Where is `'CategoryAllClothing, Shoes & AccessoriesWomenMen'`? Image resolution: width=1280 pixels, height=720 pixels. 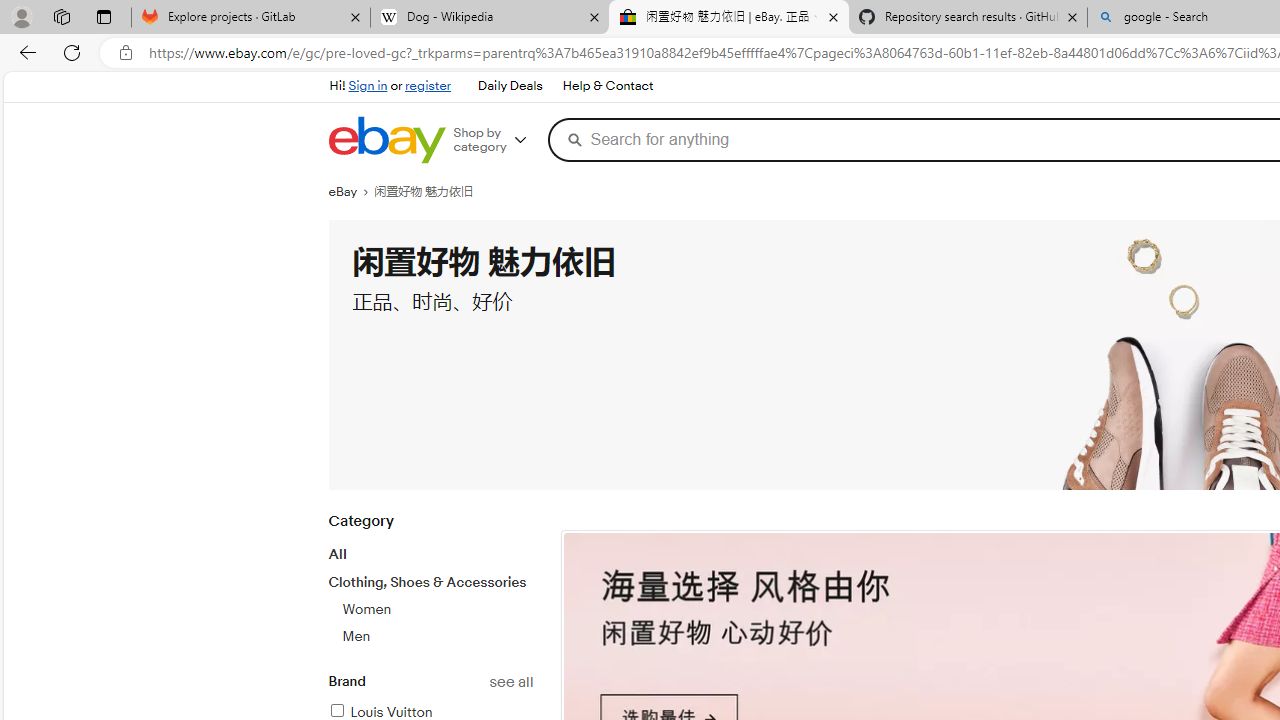
'CategoryAllClothing, Shoes & AccessoriesWomenMen' is located at coordinates (429, 589).